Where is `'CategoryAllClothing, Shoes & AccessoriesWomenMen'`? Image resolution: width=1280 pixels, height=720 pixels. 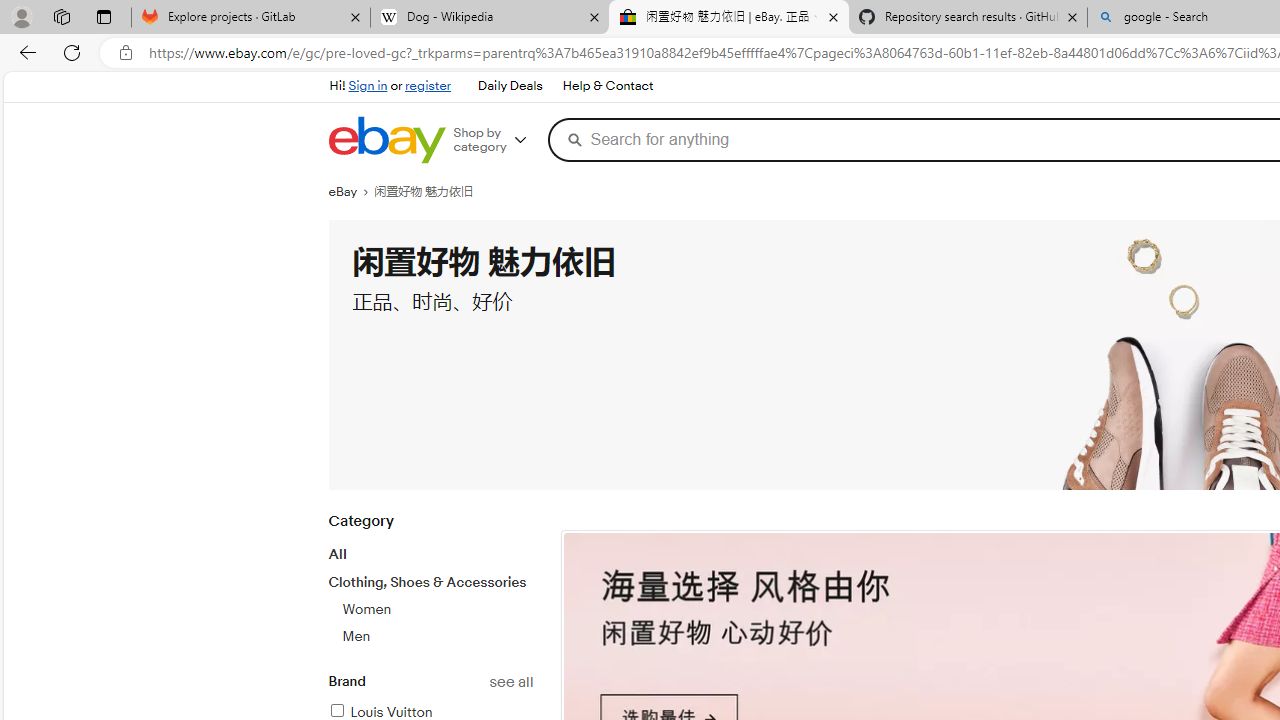
'CategoryAllClothing, Shoes & AccessoriesWomenMen' is located at coordinates (429, 589).